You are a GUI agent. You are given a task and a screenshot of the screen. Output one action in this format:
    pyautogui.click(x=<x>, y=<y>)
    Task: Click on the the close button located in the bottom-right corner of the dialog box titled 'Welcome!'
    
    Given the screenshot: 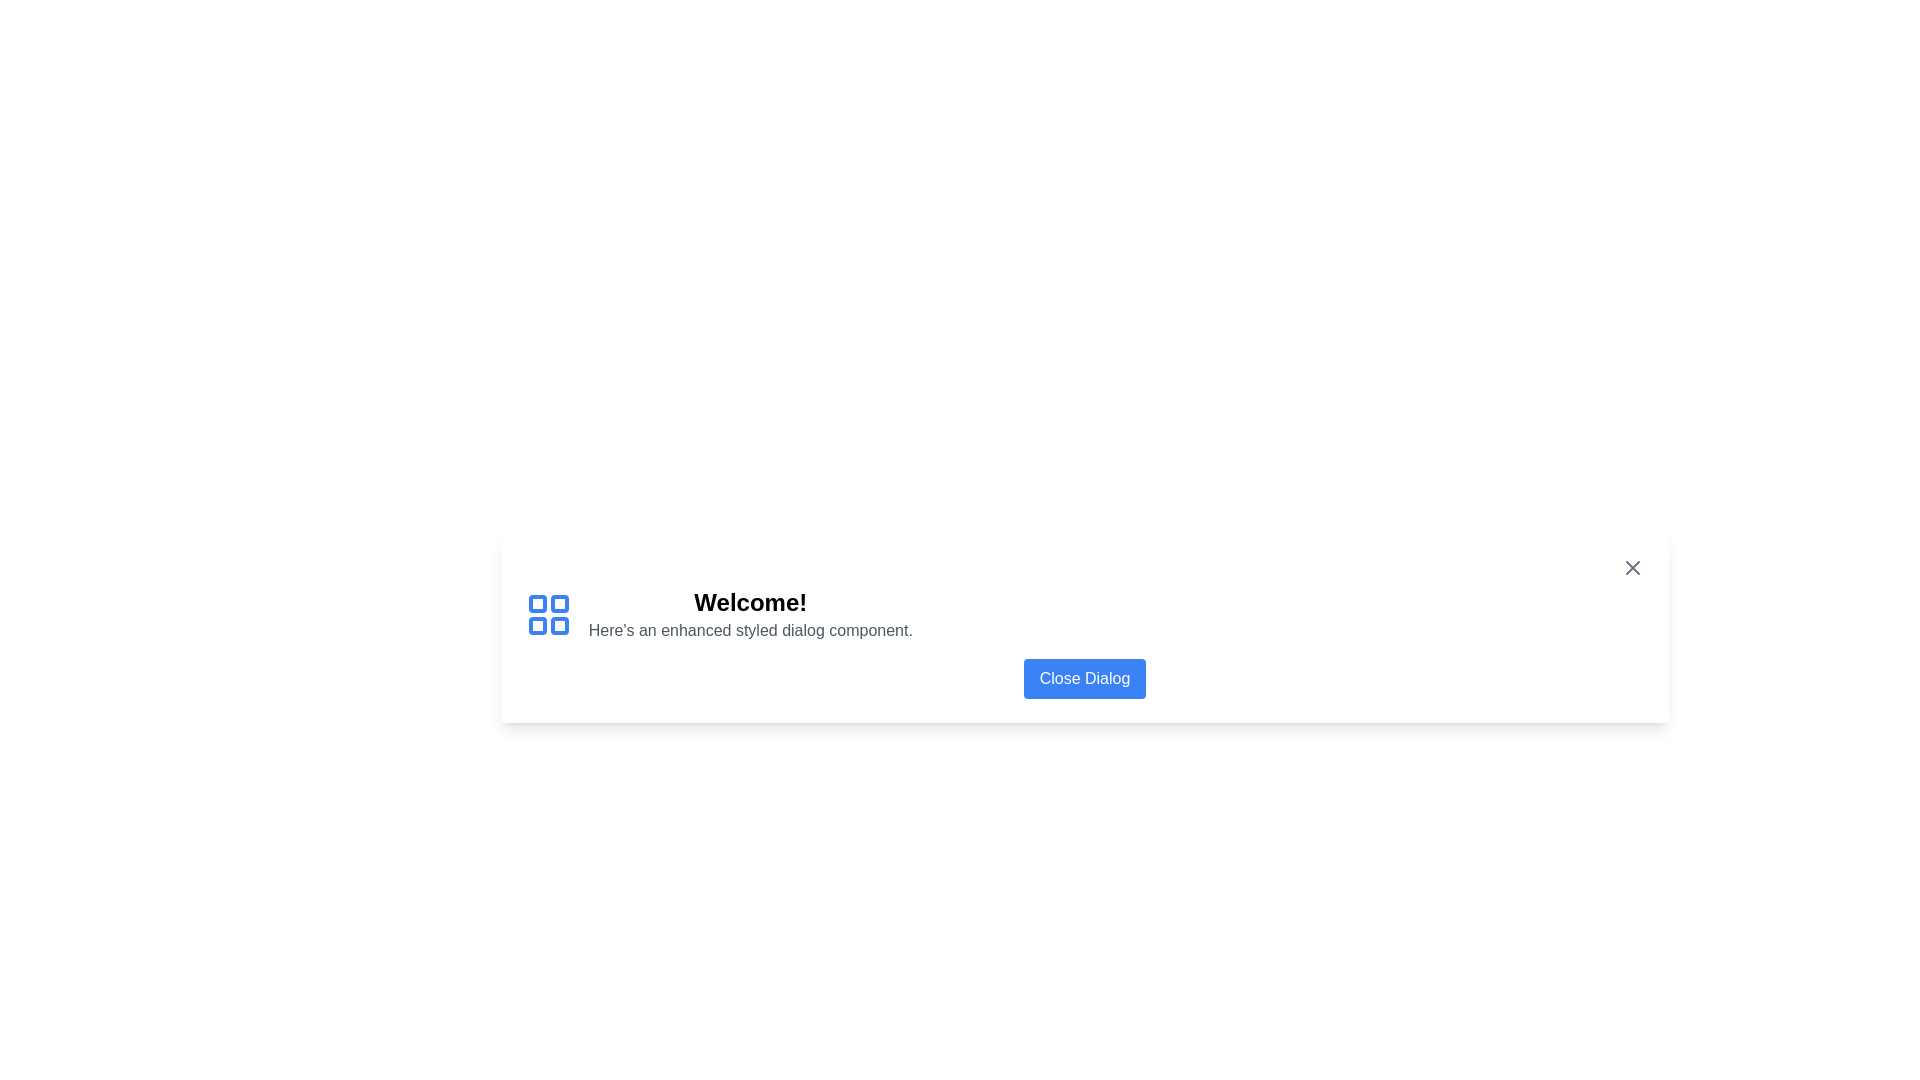 What is the action you would take?
    pyautogui.click(x=1083, y=677)
    